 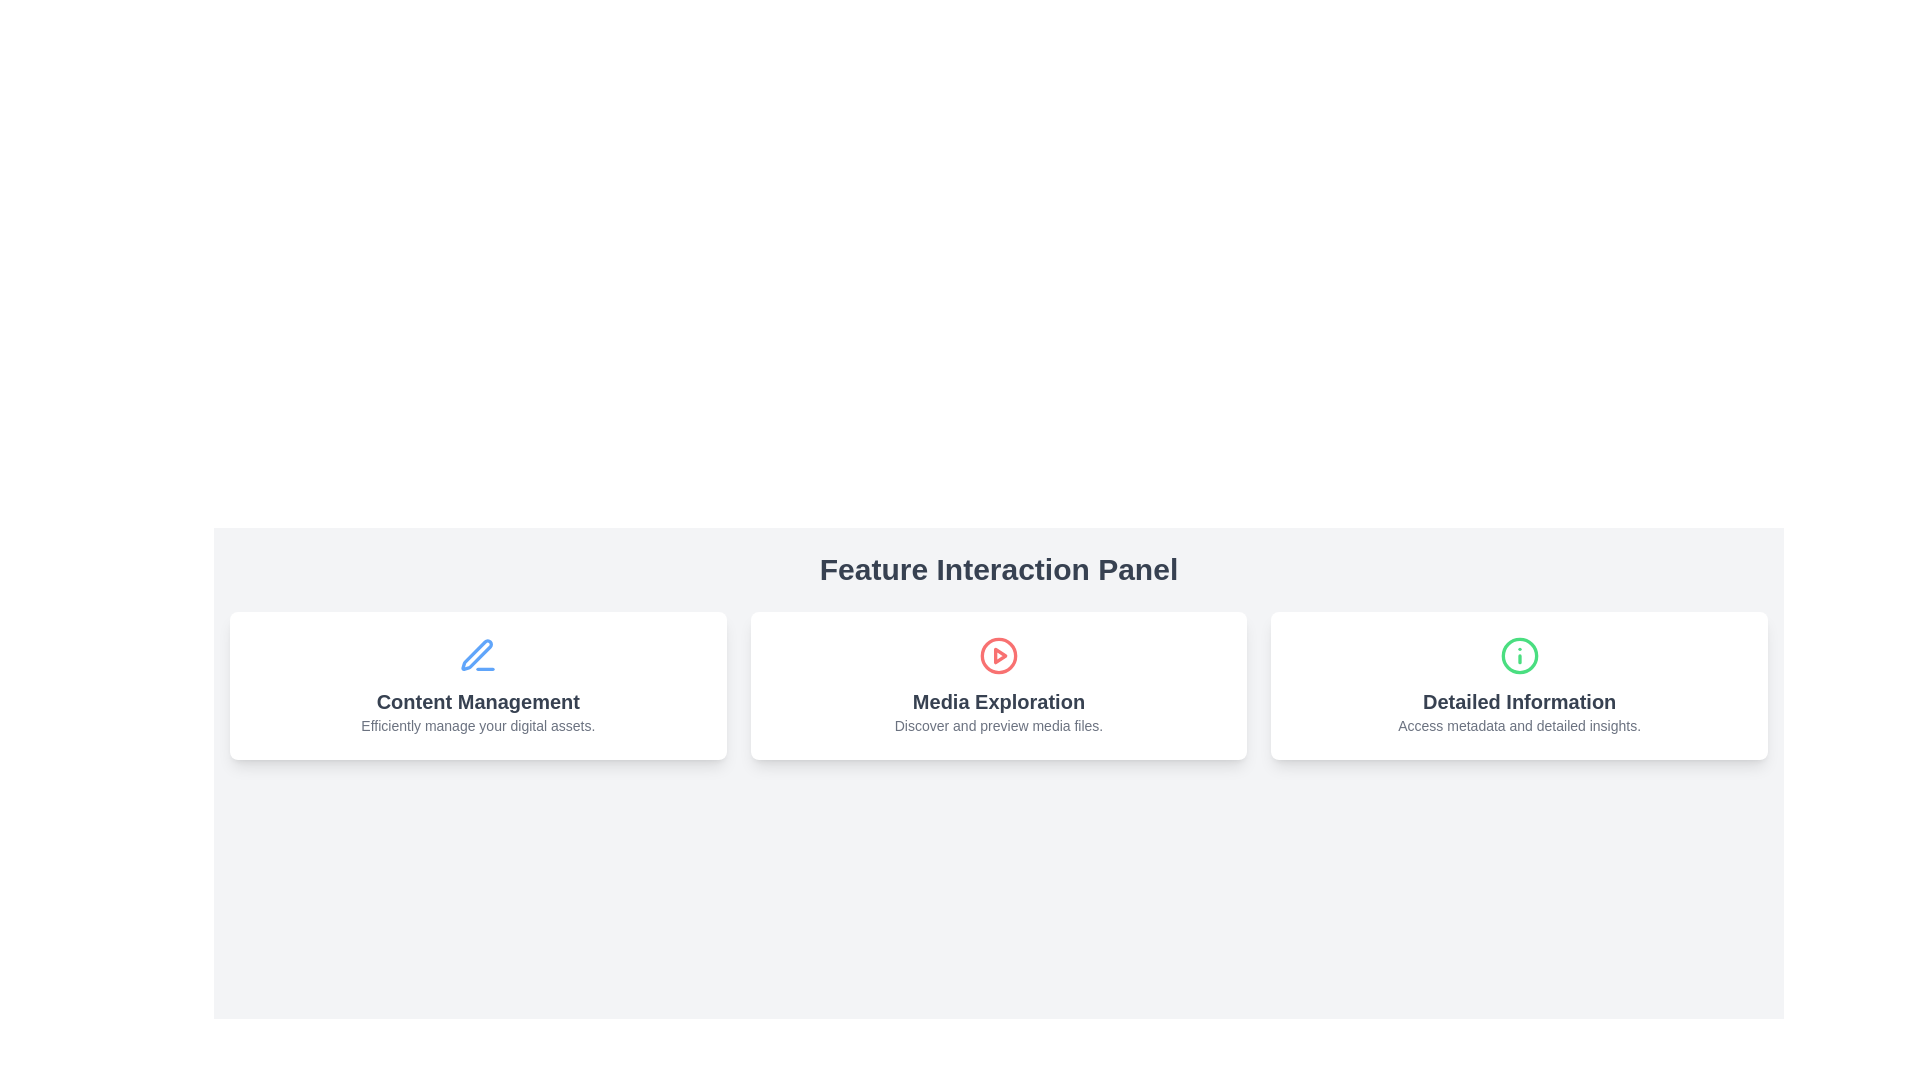 I want to click on the 'Content Management' text label, which is bold and dark gray, located at the center of the first card among three horizontally aligned cards, so click(x=477, y=701).